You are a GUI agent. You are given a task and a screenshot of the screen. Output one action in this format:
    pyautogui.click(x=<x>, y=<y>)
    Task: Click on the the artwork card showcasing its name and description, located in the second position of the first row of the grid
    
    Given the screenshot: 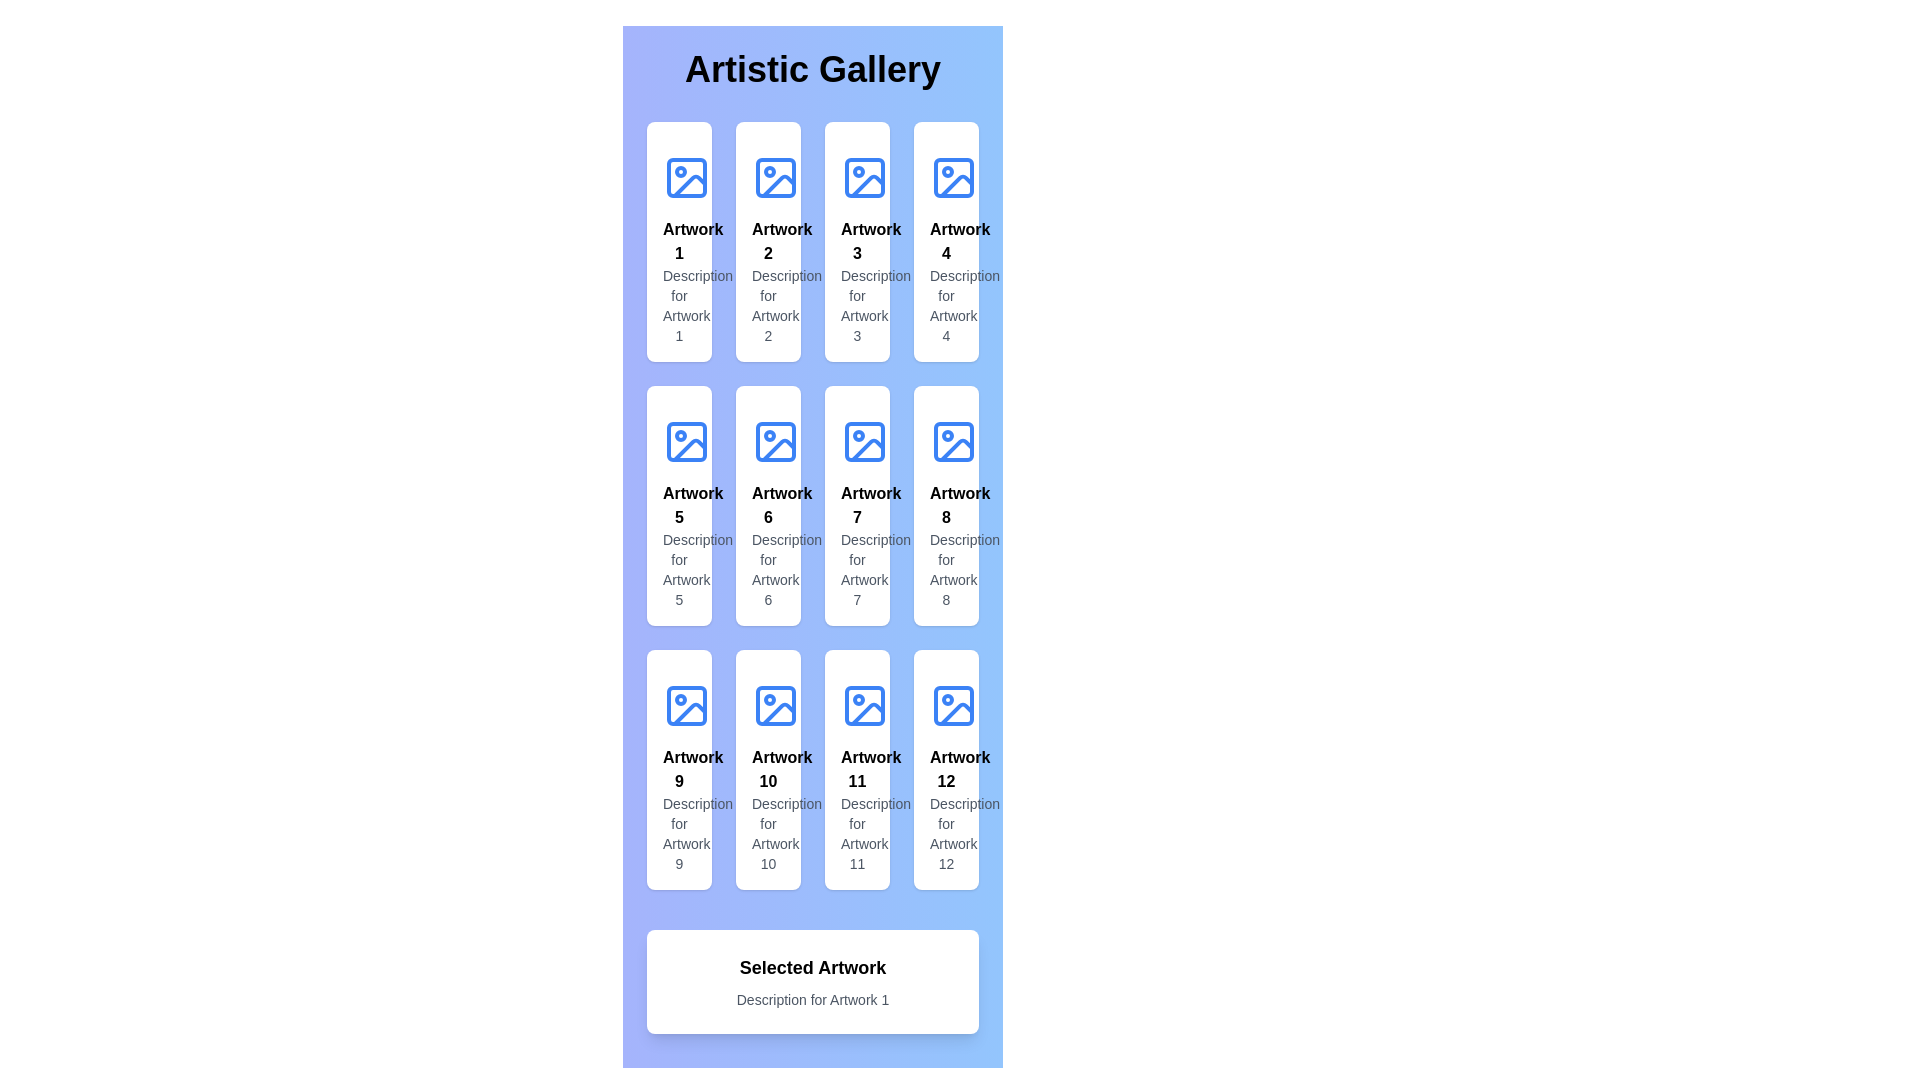 What is the action you would take?
    pyautogui.click(x=767, y=241)
    